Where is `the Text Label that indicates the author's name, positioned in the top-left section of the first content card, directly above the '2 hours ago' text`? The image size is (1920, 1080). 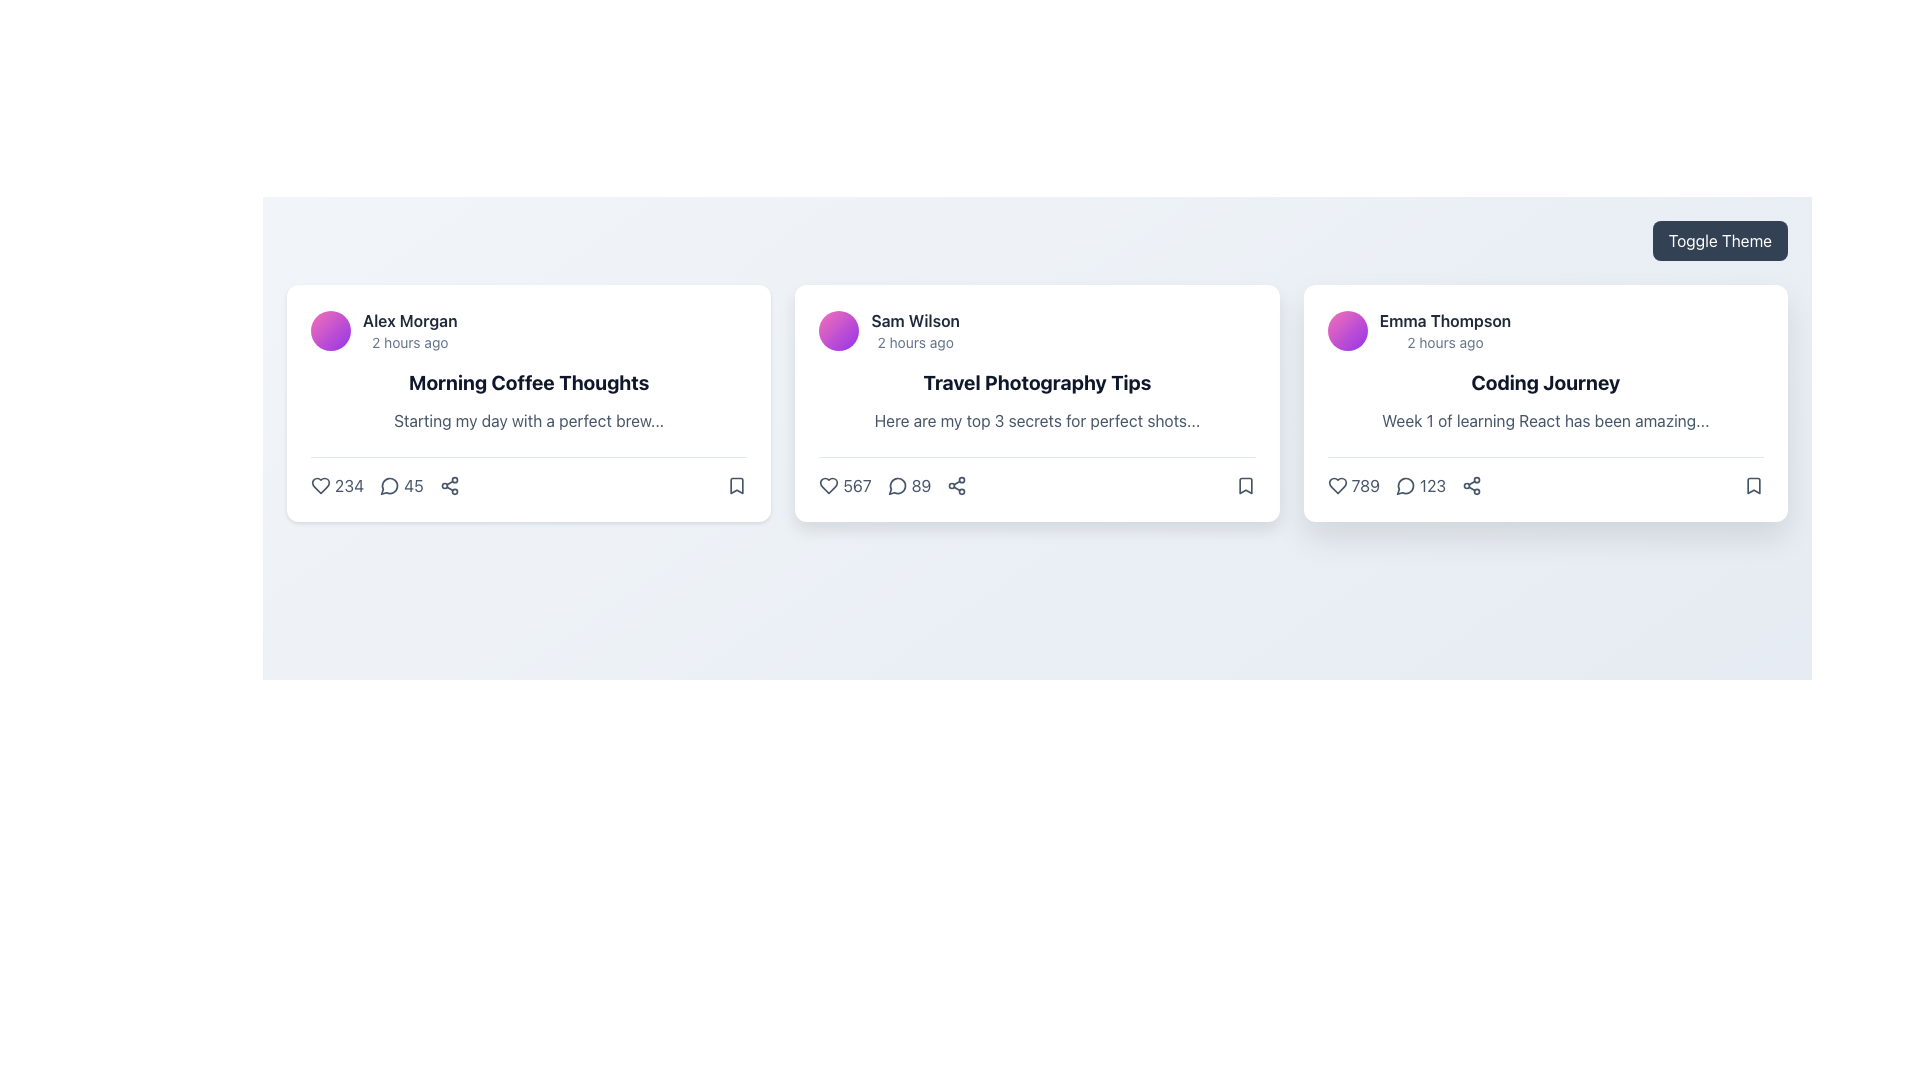 the Text Label that indicates the author's name, positioned in the top-left section of the first content card, directly above the '2 hours ago' text is located at coordinates (409, 319).